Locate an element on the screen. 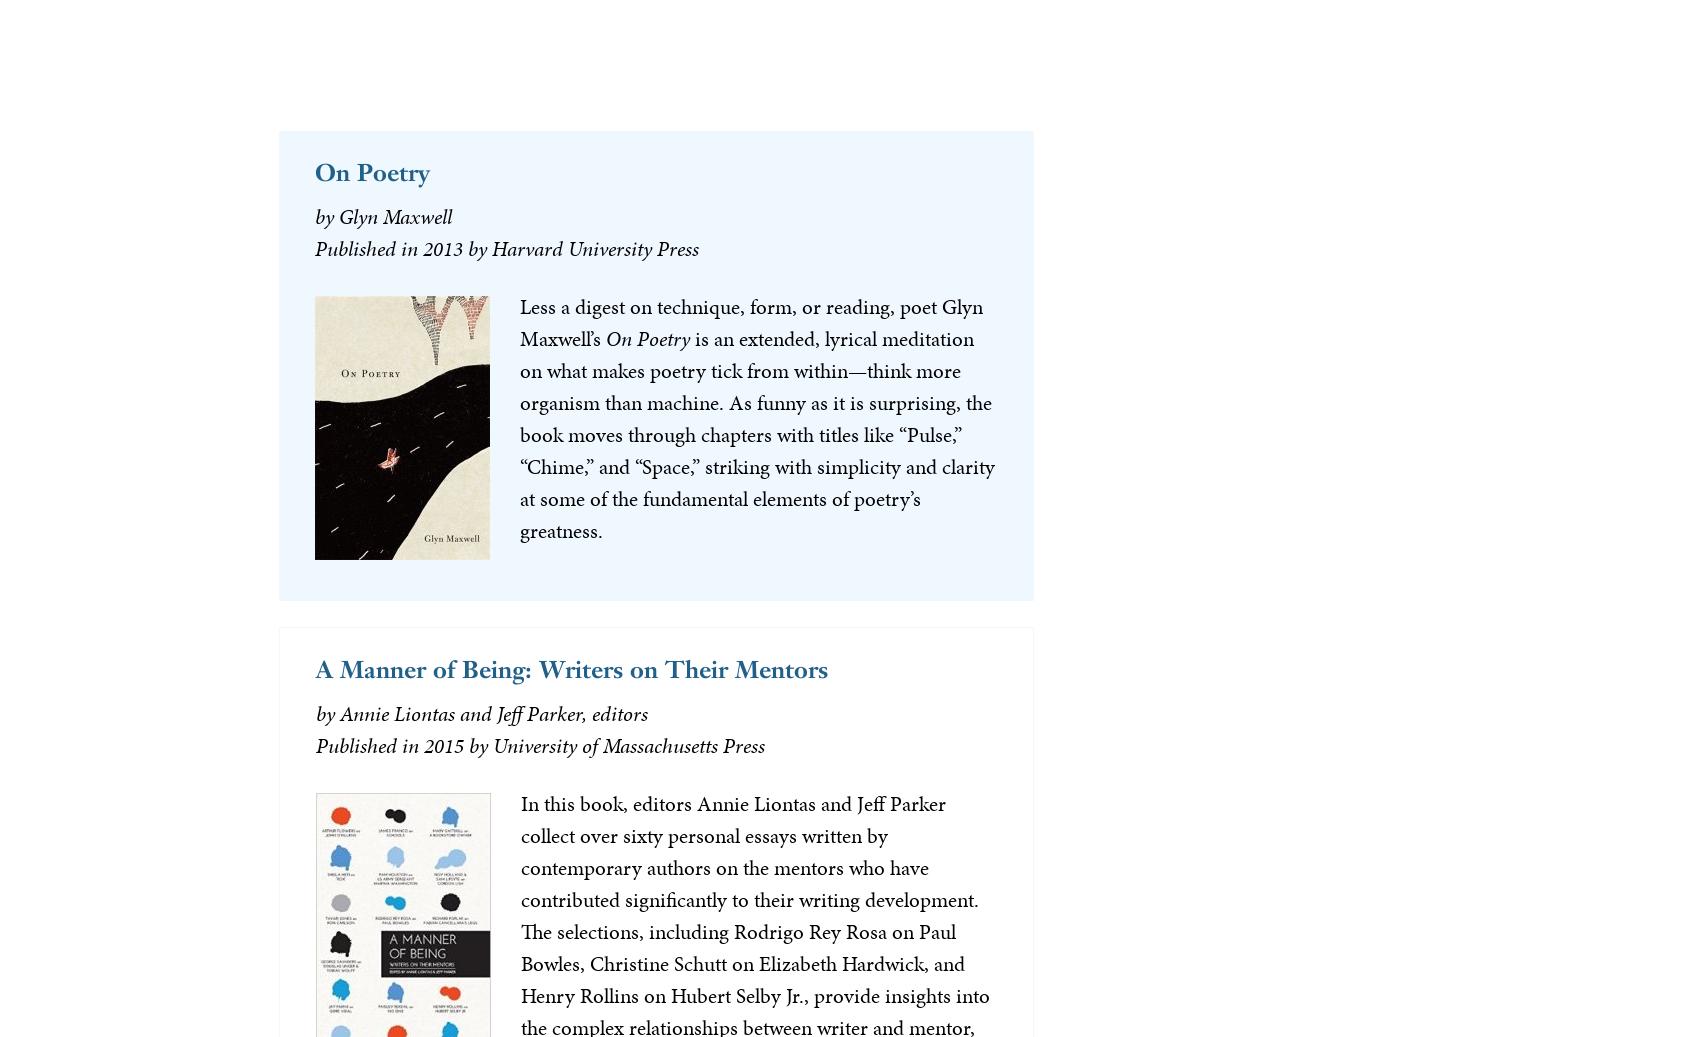  'Less a digest on technique, form, or reading, poet Glyn Maxwell’s' is located at coordinates (749, 320).